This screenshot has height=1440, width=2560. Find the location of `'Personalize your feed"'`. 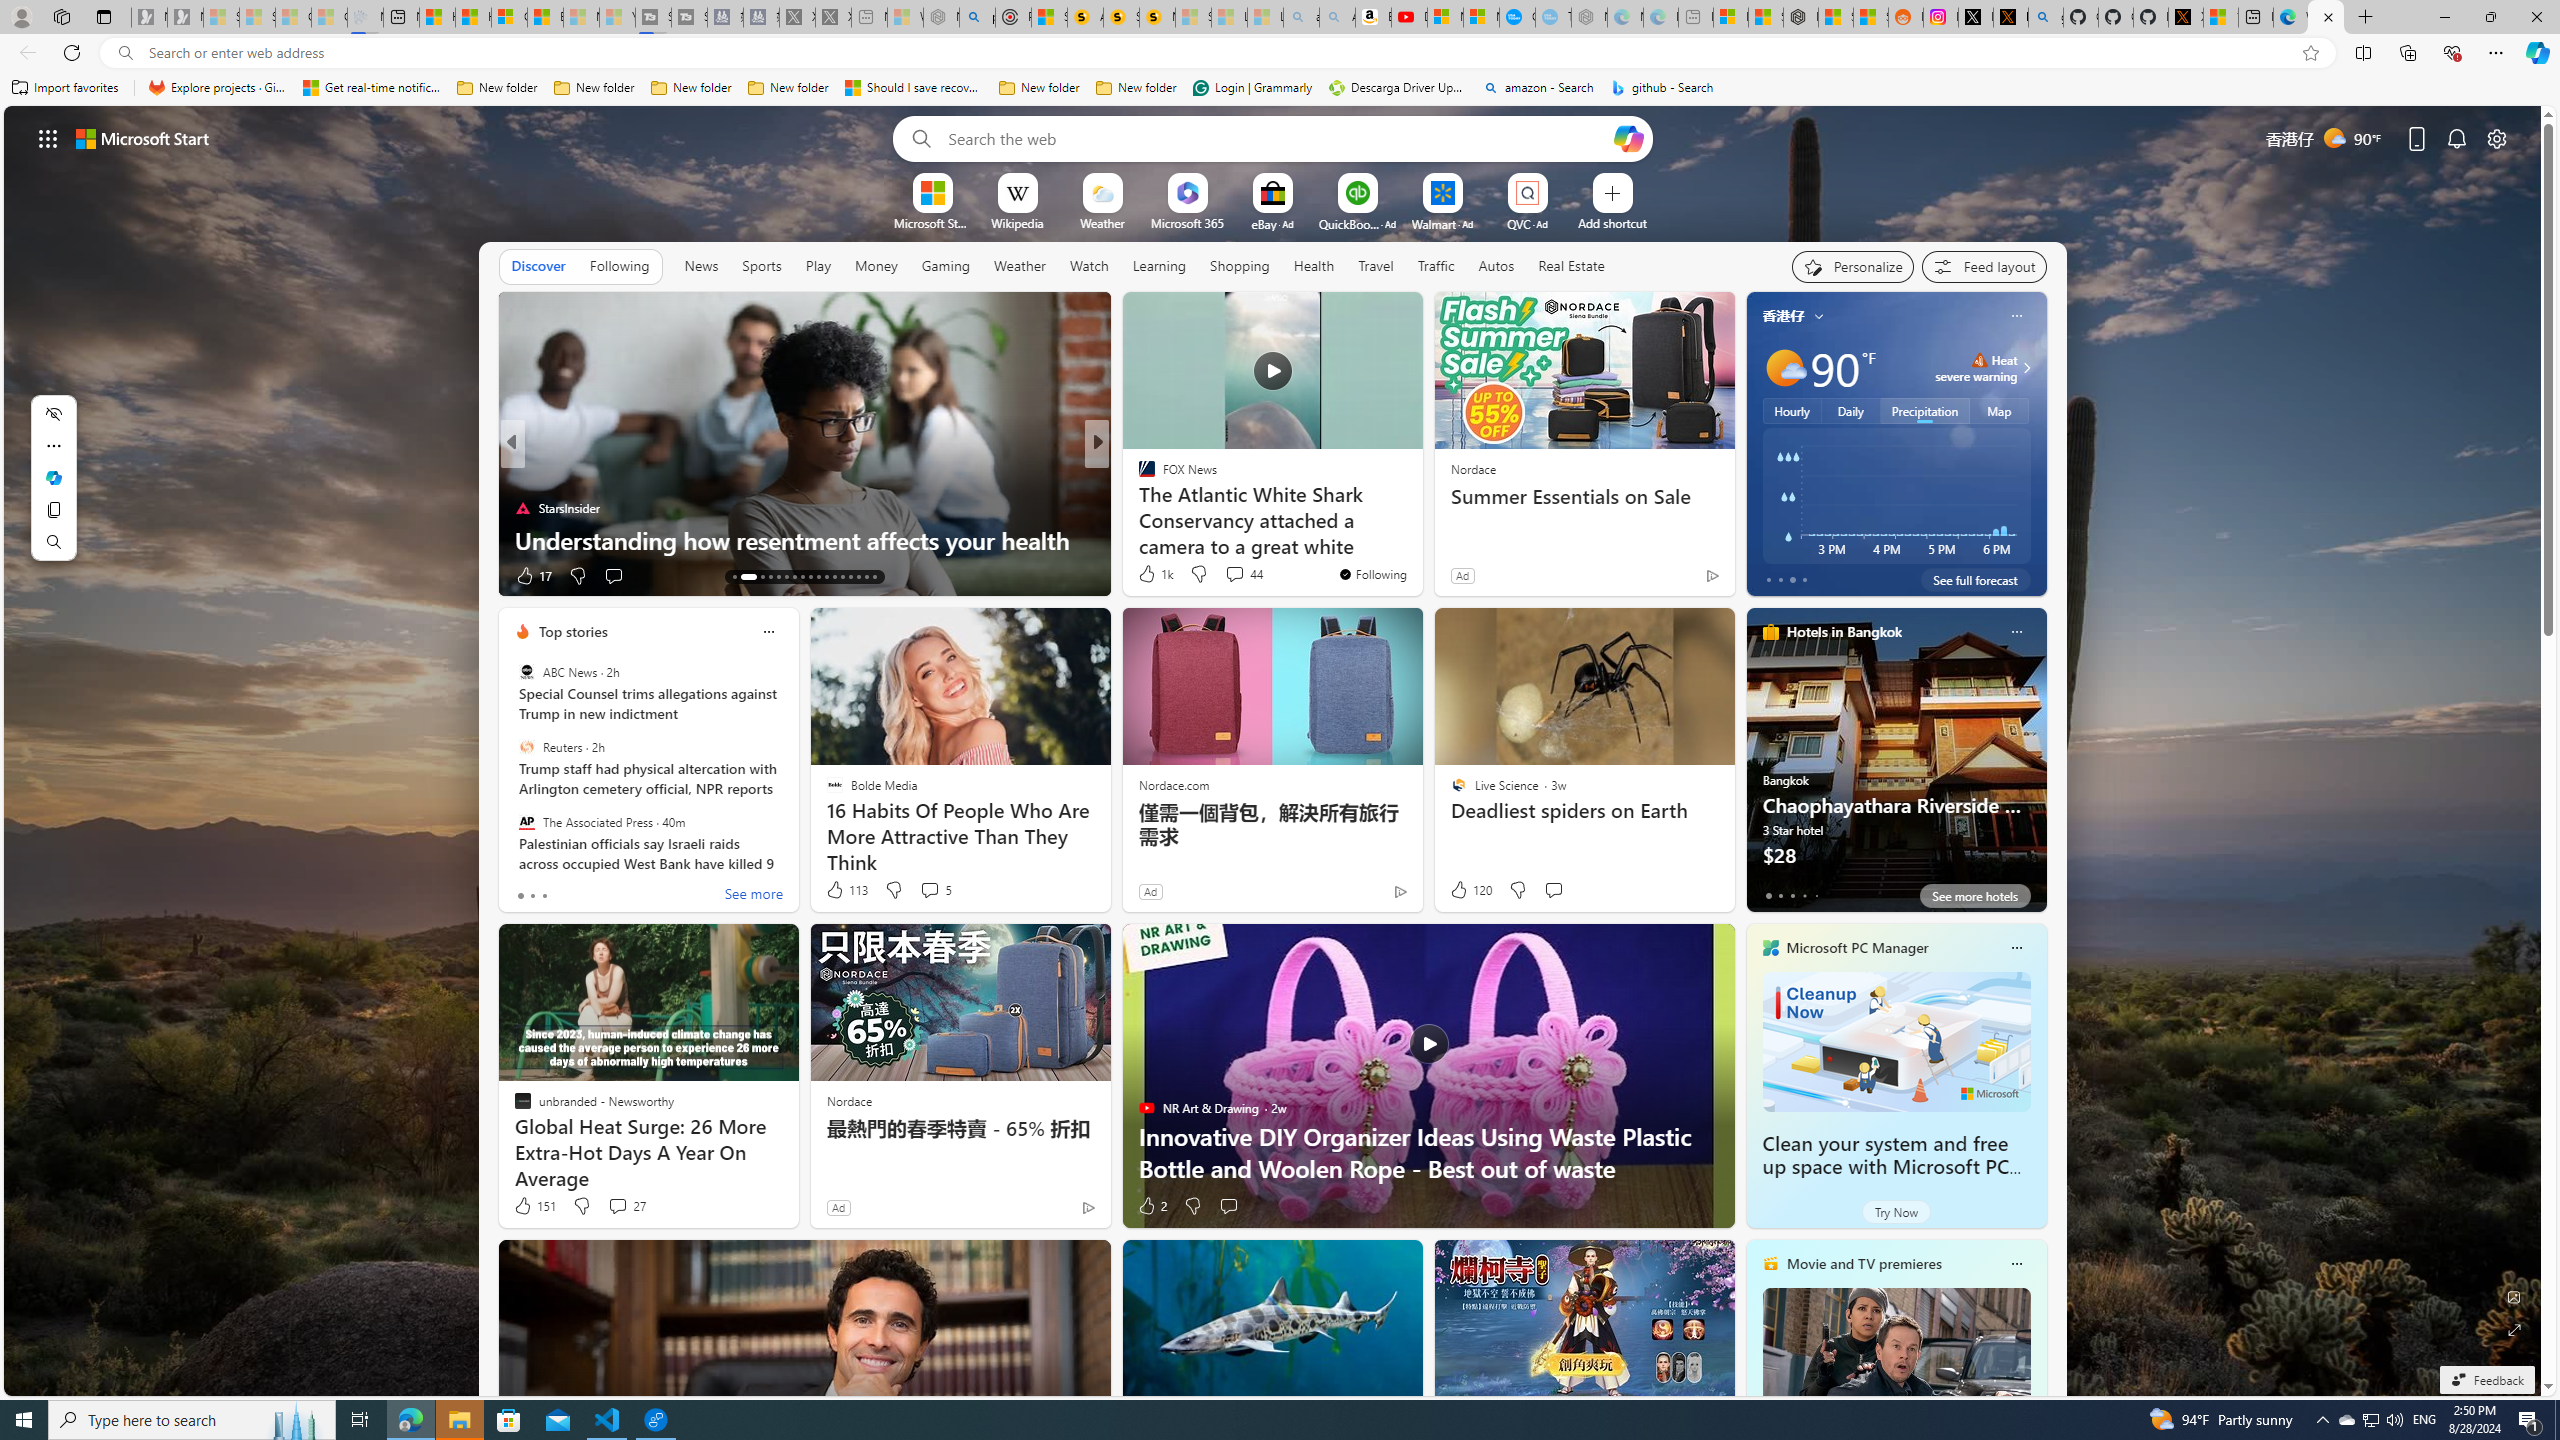

'Personalize your feed"' is located at coordinates (1852, 267).